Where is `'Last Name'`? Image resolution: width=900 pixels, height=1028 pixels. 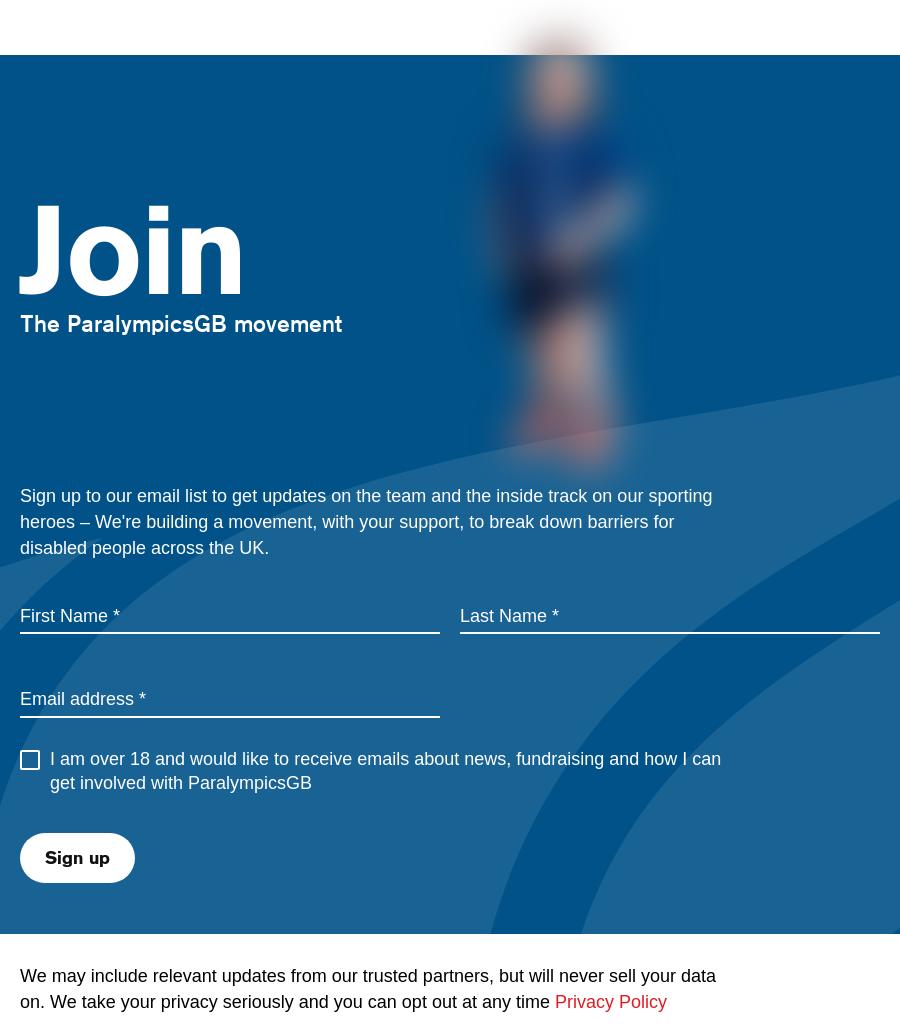
'Last Name' is located at coordinates (502, 613).